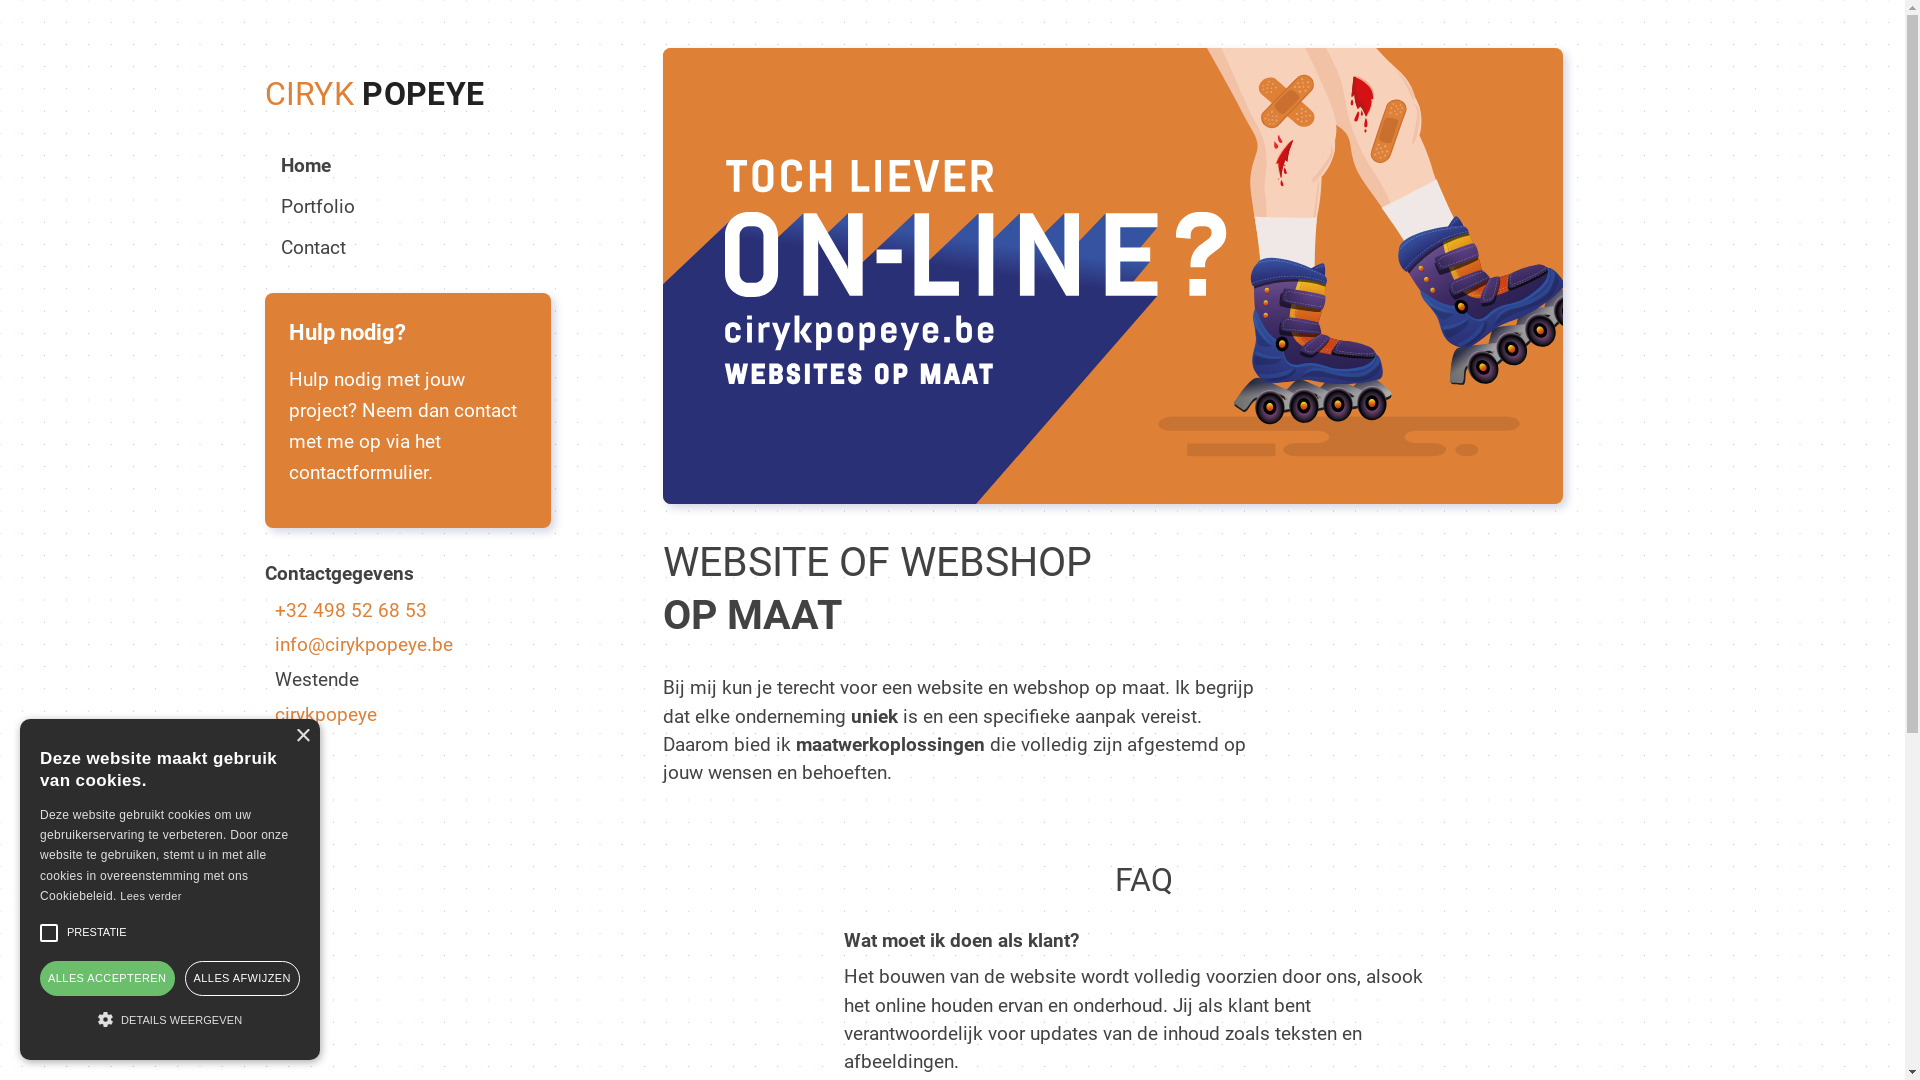 The image size is (1920, 1080). What do you see at coordinates (315, 206) in the screenshot?
I see `'Portfolio'` at bounding box center [315, 206].